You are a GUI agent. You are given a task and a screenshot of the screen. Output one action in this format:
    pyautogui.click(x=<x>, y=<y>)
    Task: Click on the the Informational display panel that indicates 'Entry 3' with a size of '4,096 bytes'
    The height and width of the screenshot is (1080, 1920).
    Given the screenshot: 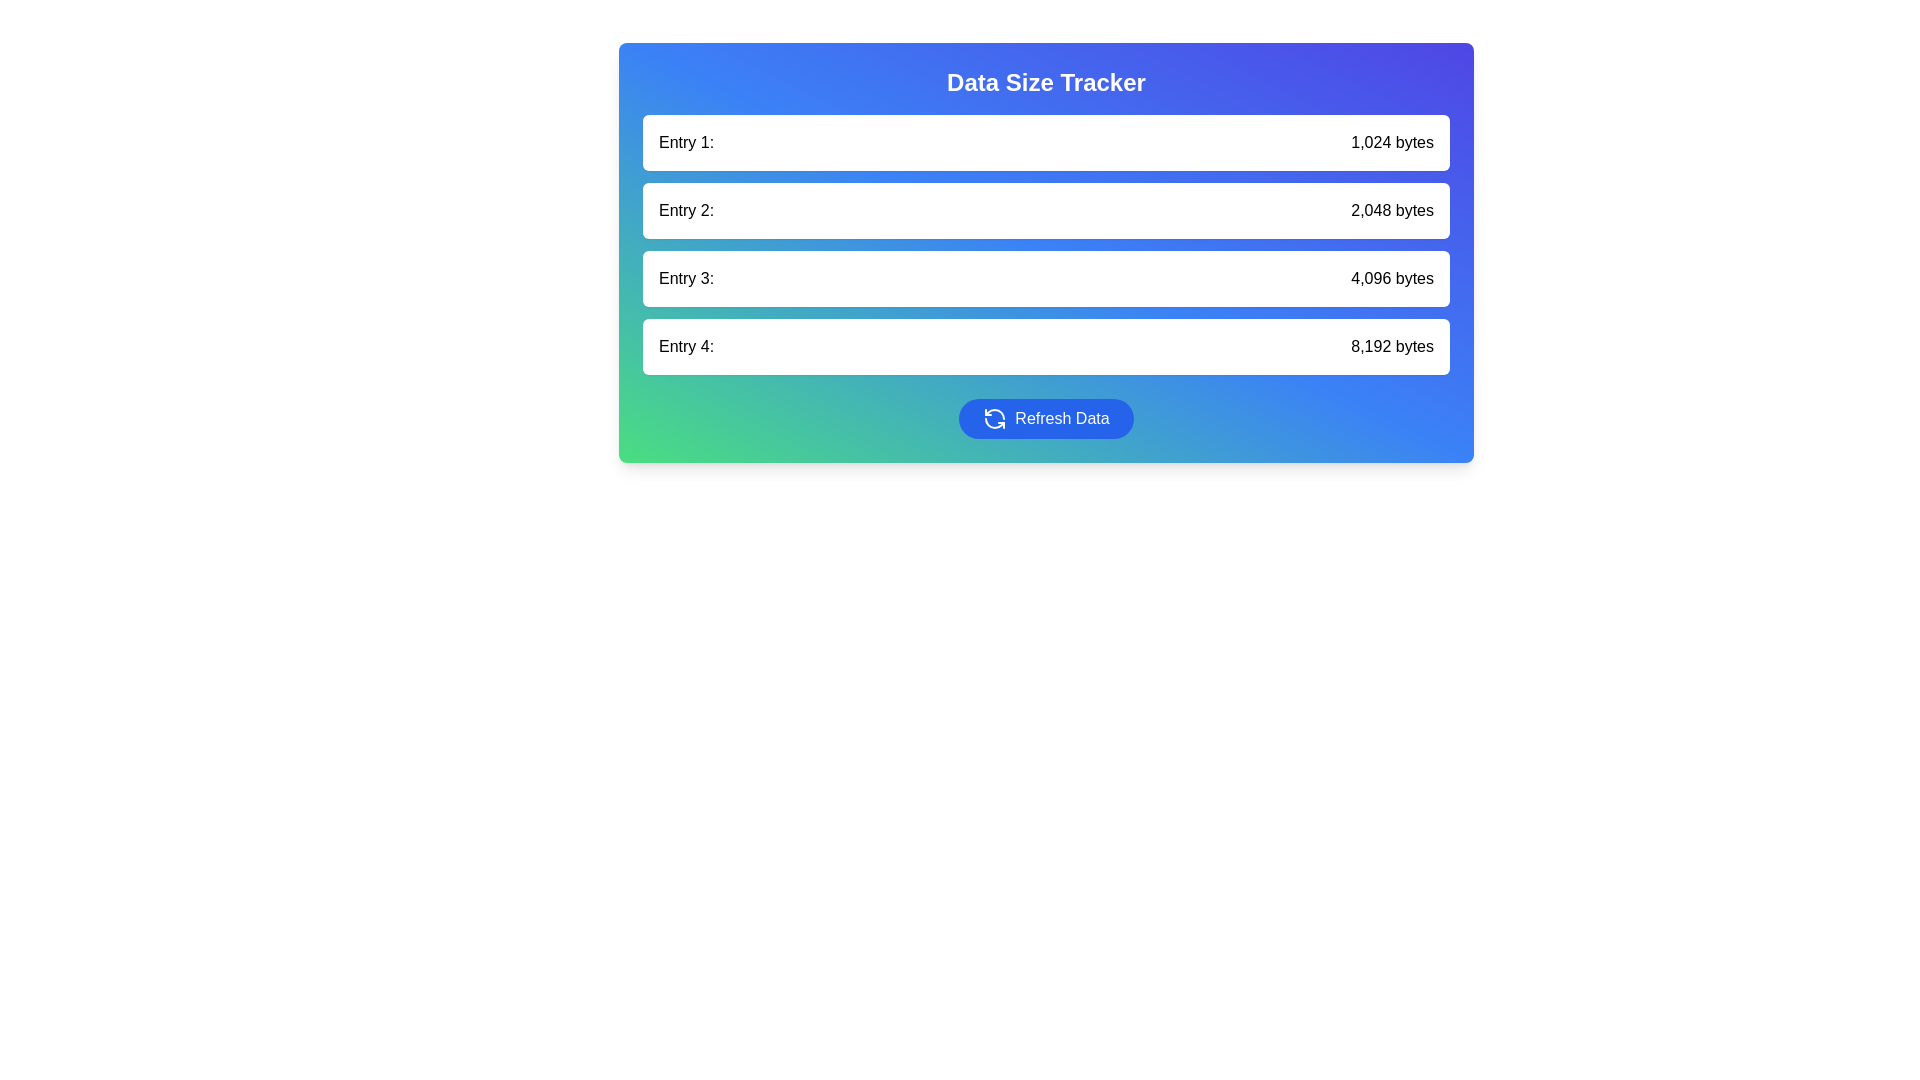 What is the action you would take?
    pyautogui.click(x=1045, y=278)
    